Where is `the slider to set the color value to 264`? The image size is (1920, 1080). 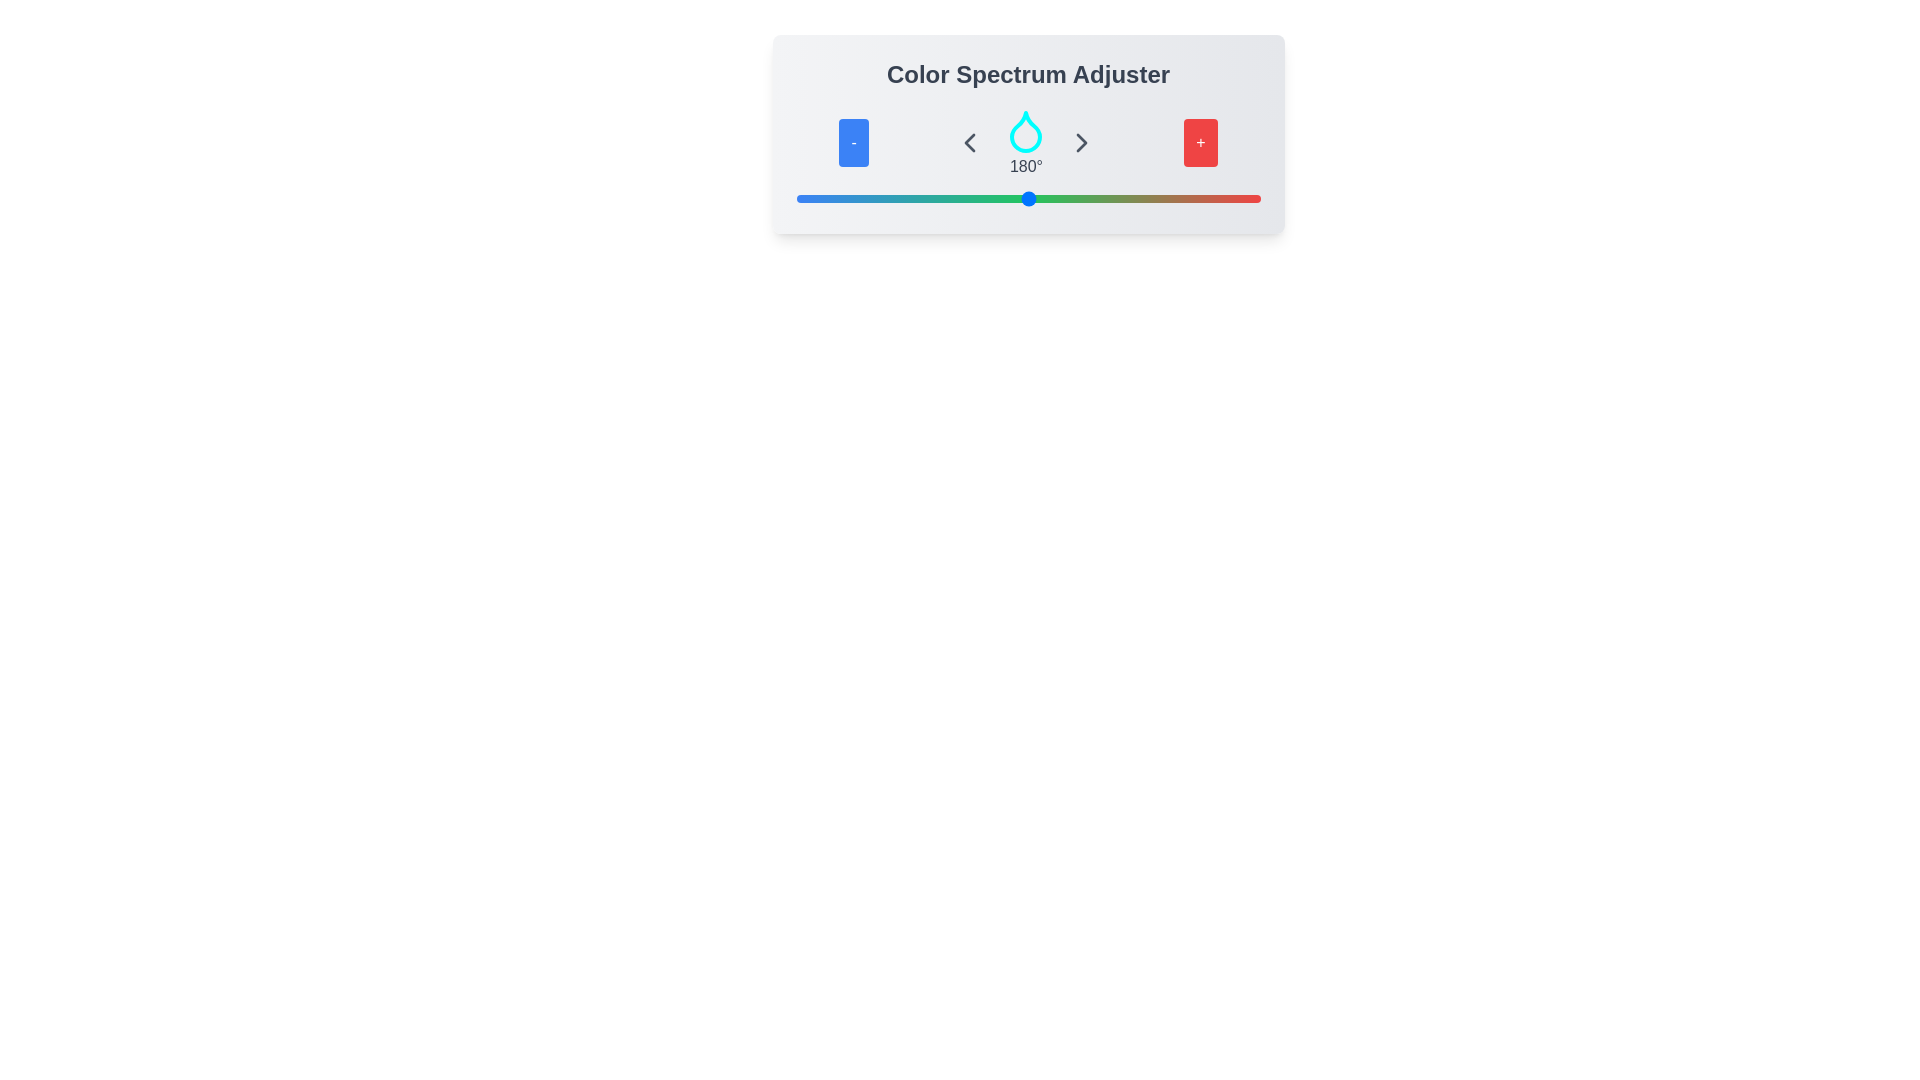
the slider to set the color value to 264 is located at coordinates (1136, 199).